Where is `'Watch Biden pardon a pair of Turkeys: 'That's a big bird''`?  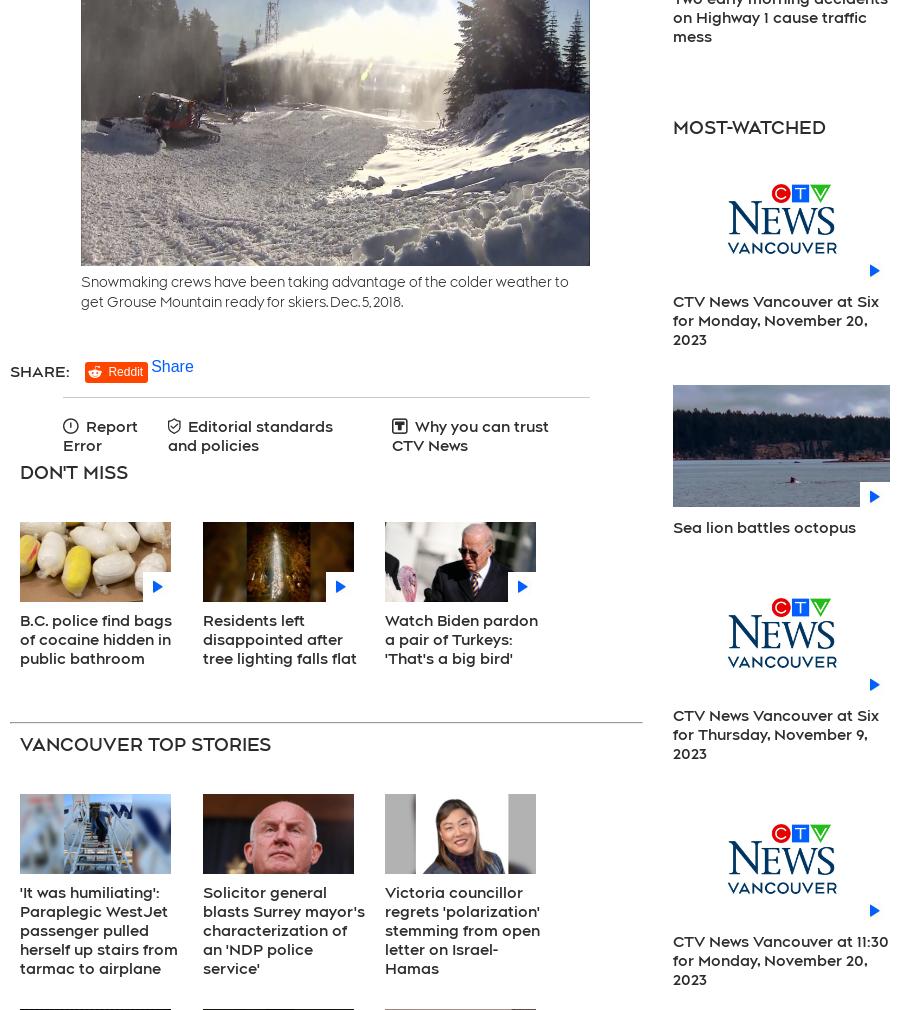
'Watch Biden pardon a pair of Turkeys: 'That's a big bird'' is located at coordinates (460, 638).